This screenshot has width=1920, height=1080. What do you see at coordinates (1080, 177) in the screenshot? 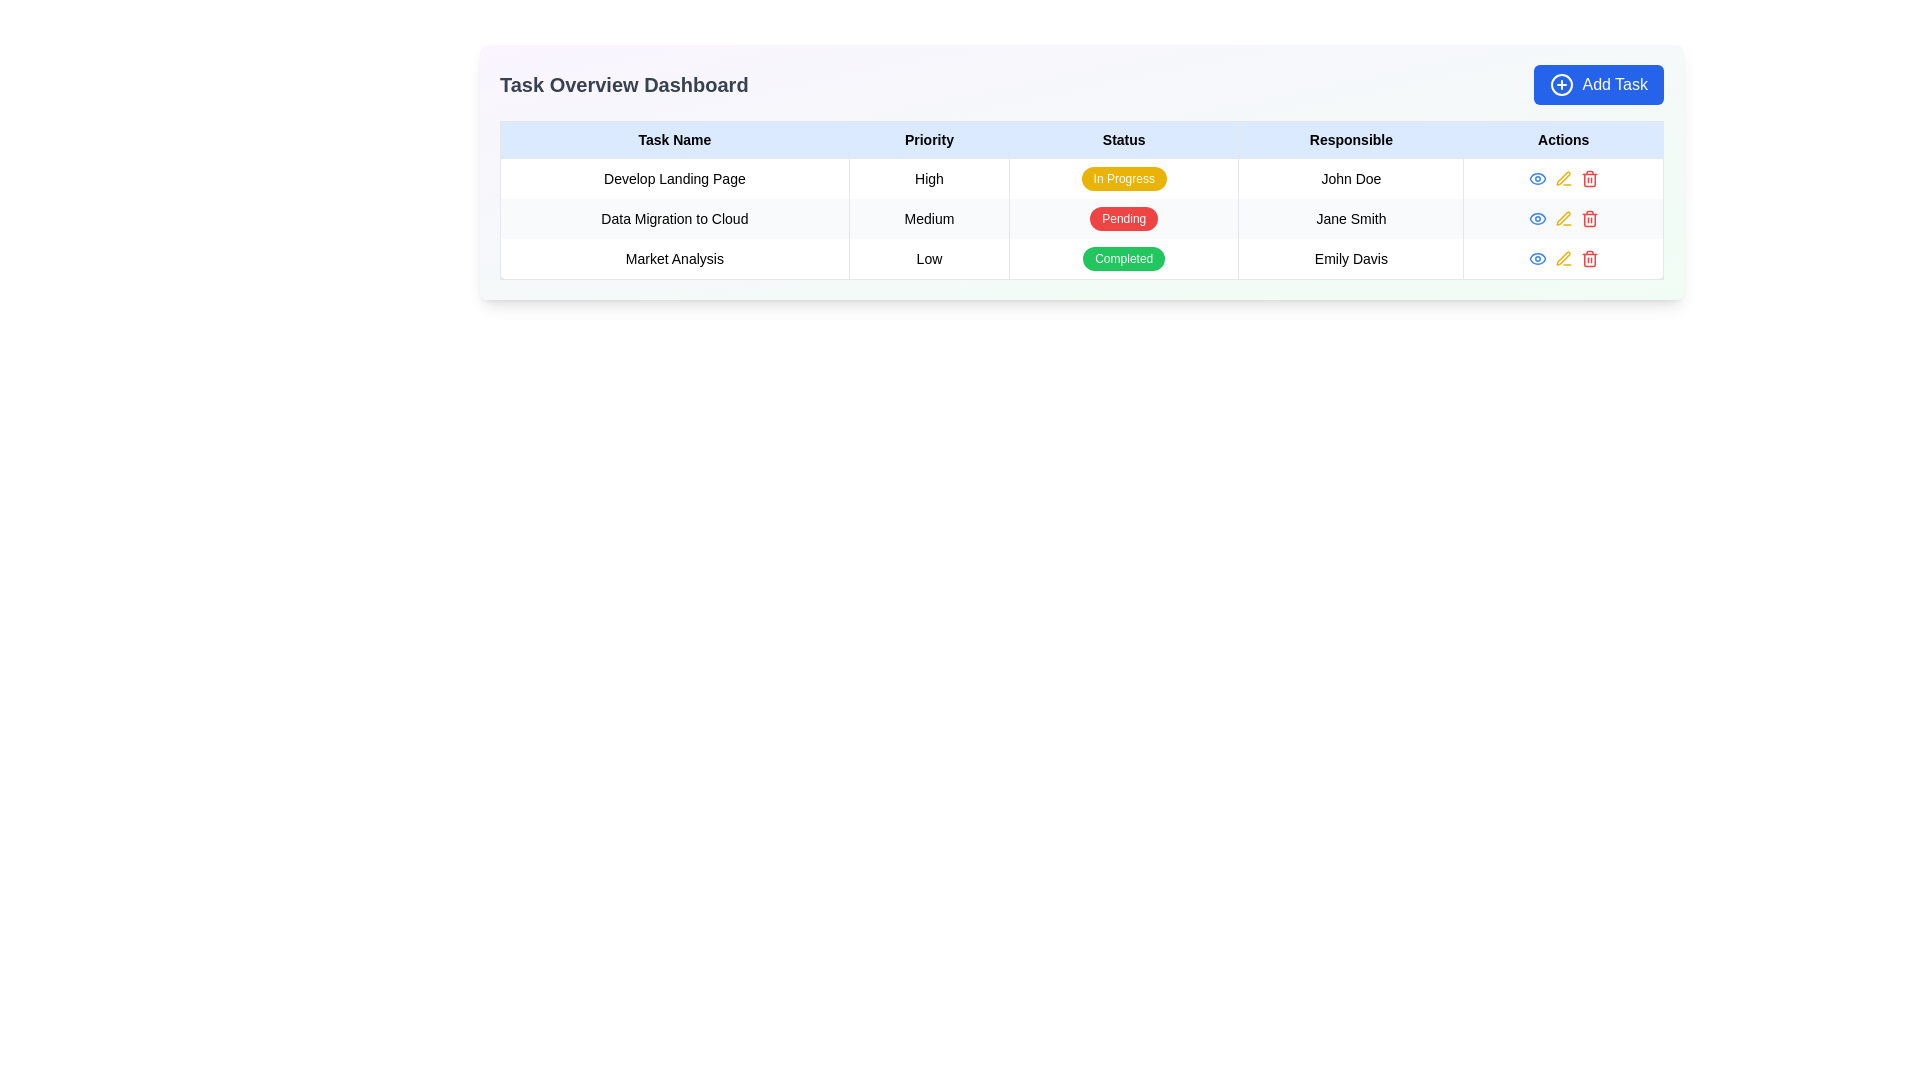
I see `the first row of the table displaying task details, which includes 'Develop Landing Page' as the task name, 'High' as the priority, 'In Progress' with a yellow background as the status, and 'John Doe' as the responsible person` at bounding box center [1080, 177].